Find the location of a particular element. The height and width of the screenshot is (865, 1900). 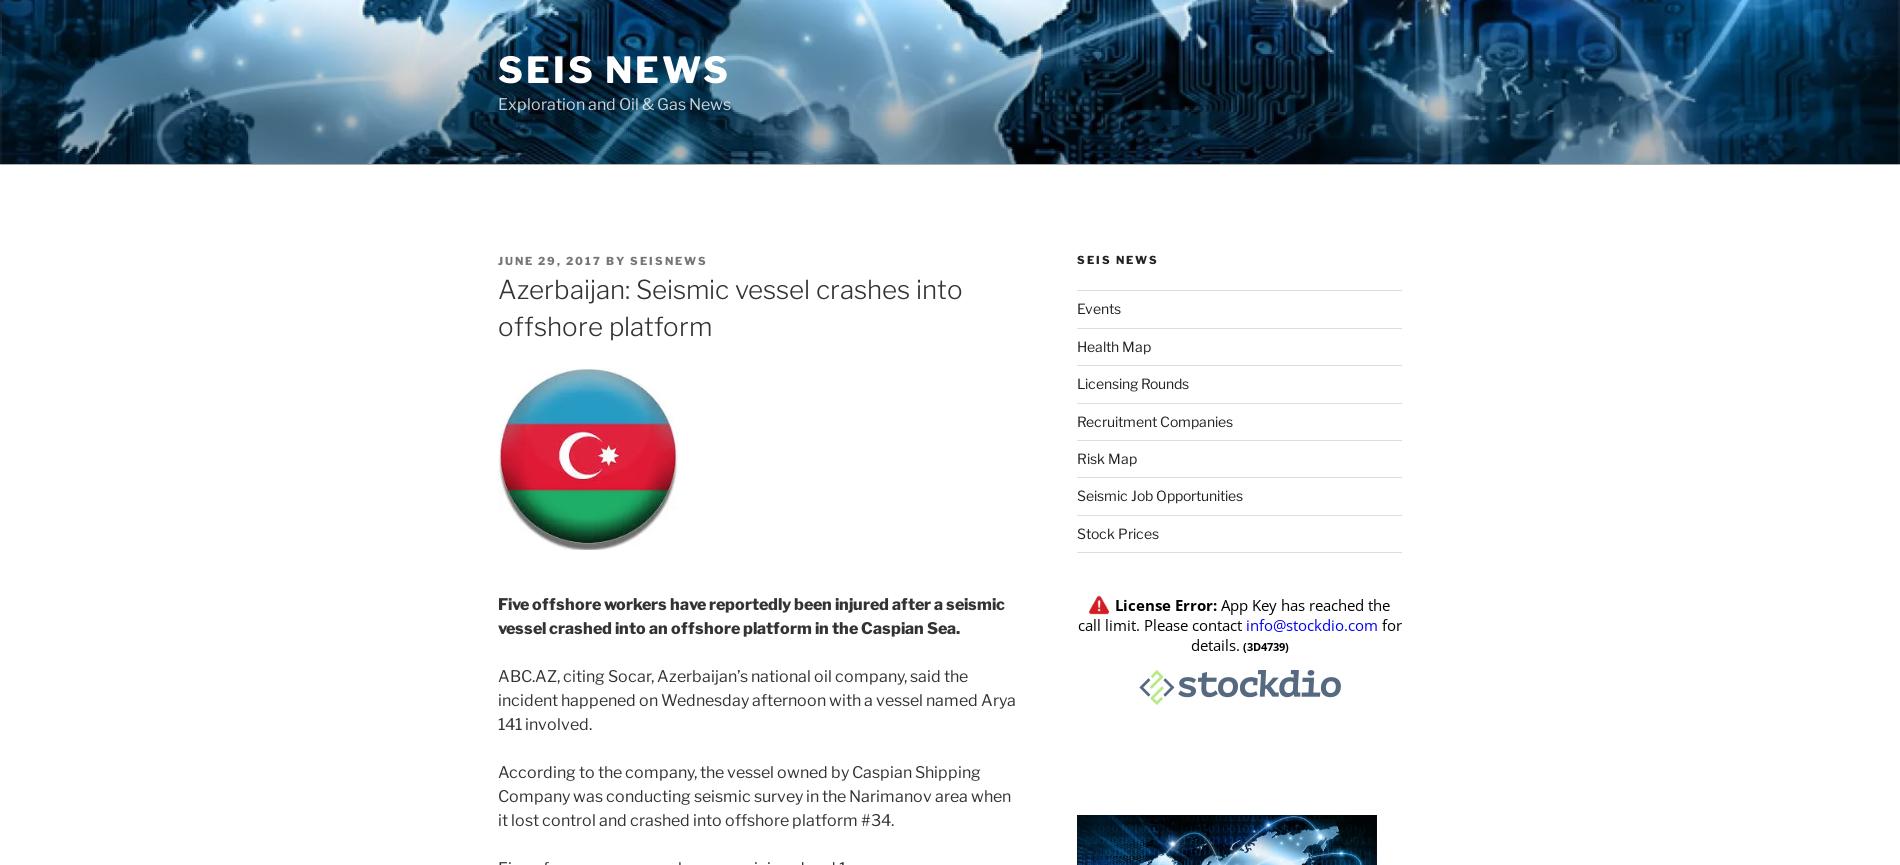

'Licensing Rounds' is located at coordinates (1132, 383).